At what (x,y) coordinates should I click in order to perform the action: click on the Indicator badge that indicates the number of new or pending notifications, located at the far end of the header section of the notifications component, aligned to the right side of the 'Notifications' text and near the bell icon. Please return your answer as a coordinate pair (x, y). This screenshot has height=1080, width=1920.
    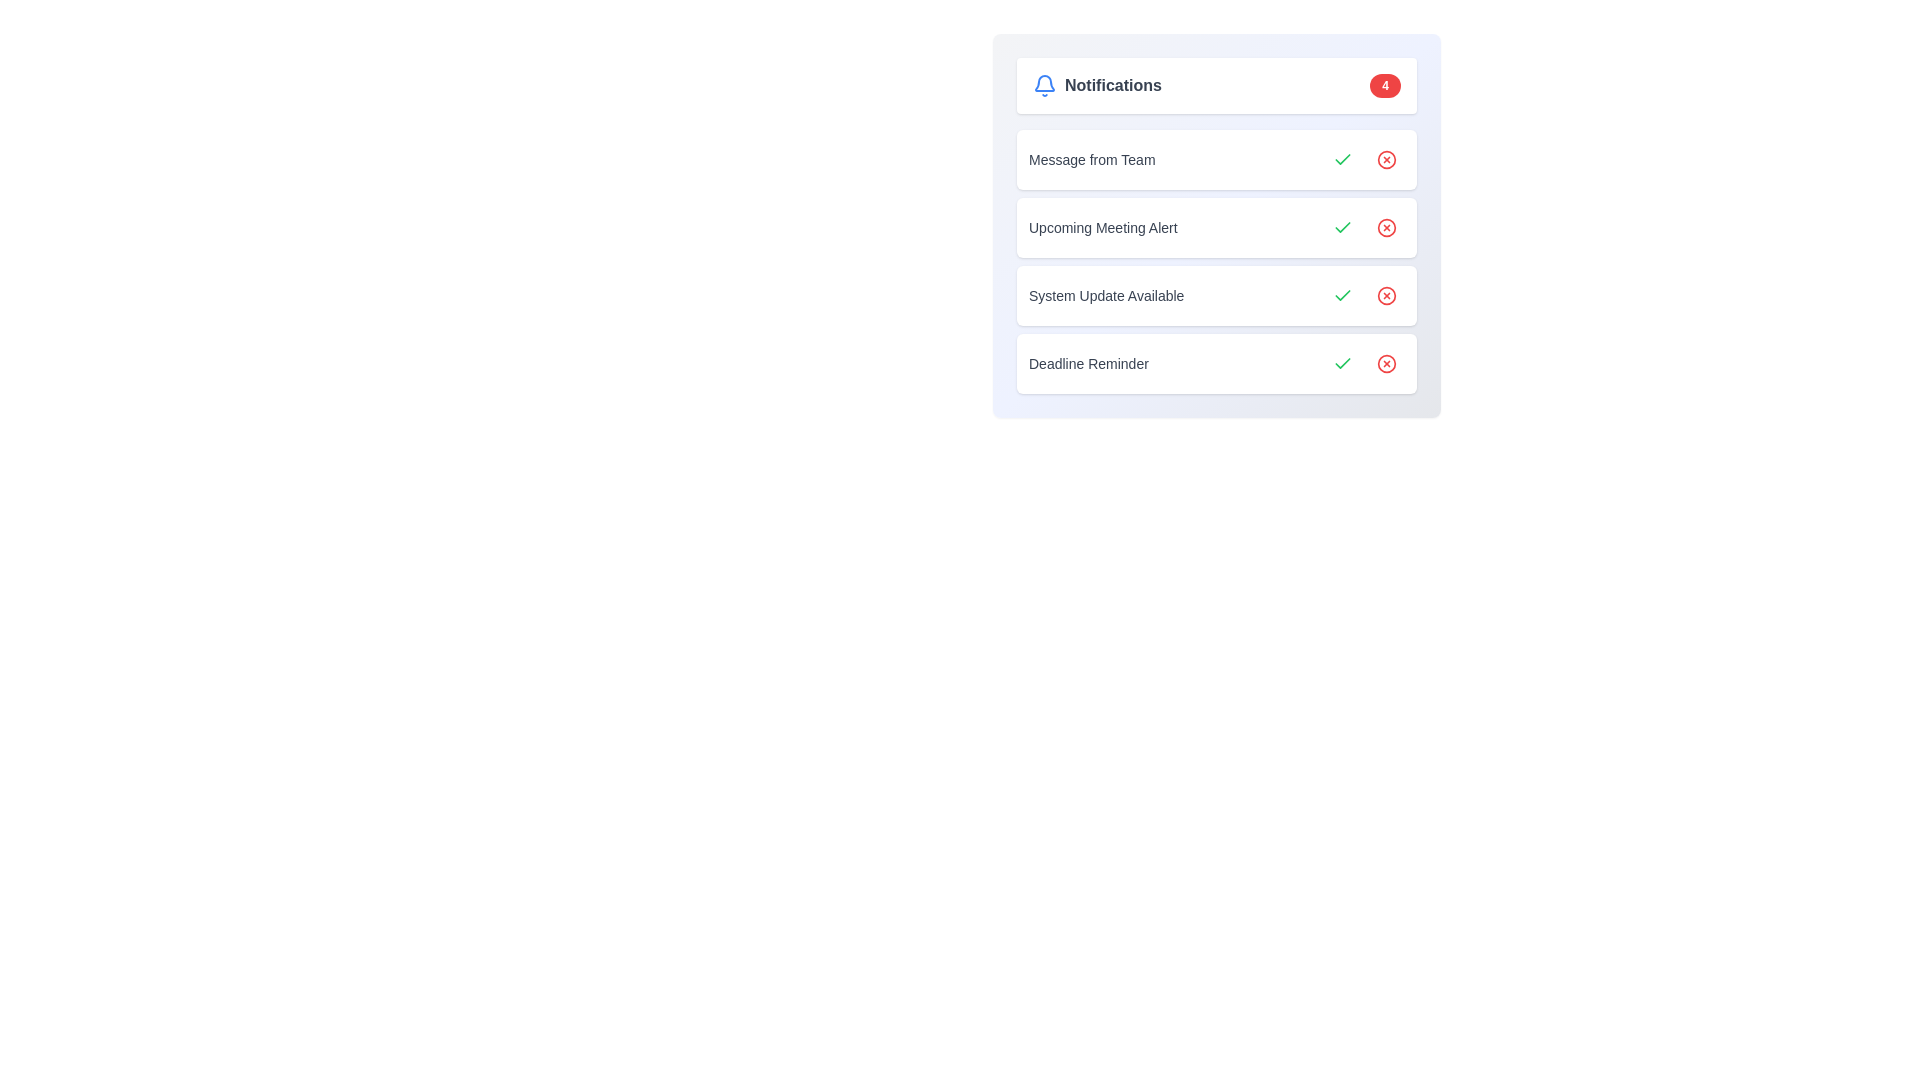
    Looking at the image, I should click on (1384, 84).